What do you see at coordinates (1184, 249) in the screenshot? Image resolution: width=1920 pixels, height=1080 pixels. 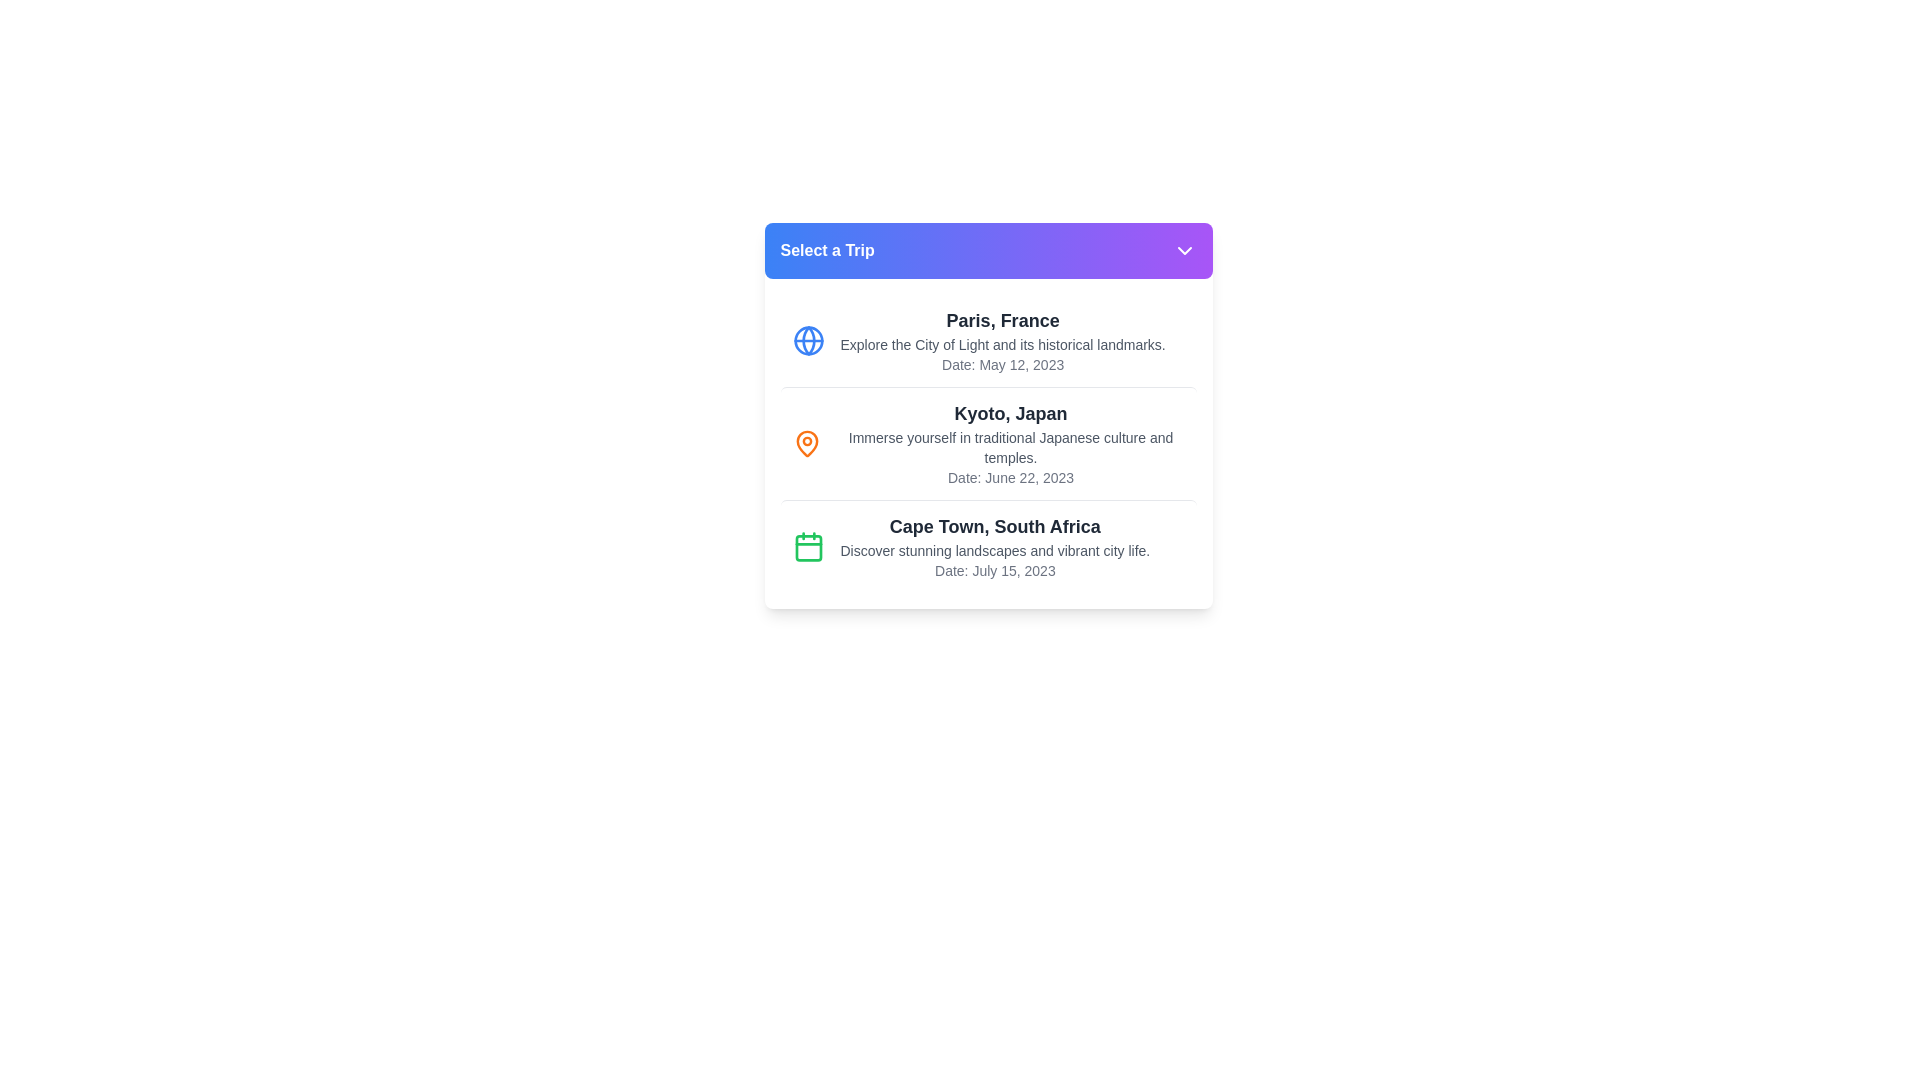 I see `the downward-pointing chevron SVG icon located at the end of the 'Select a Trip' purple gradient bar for additional UI feedback` at bounding box center [1184, 249].